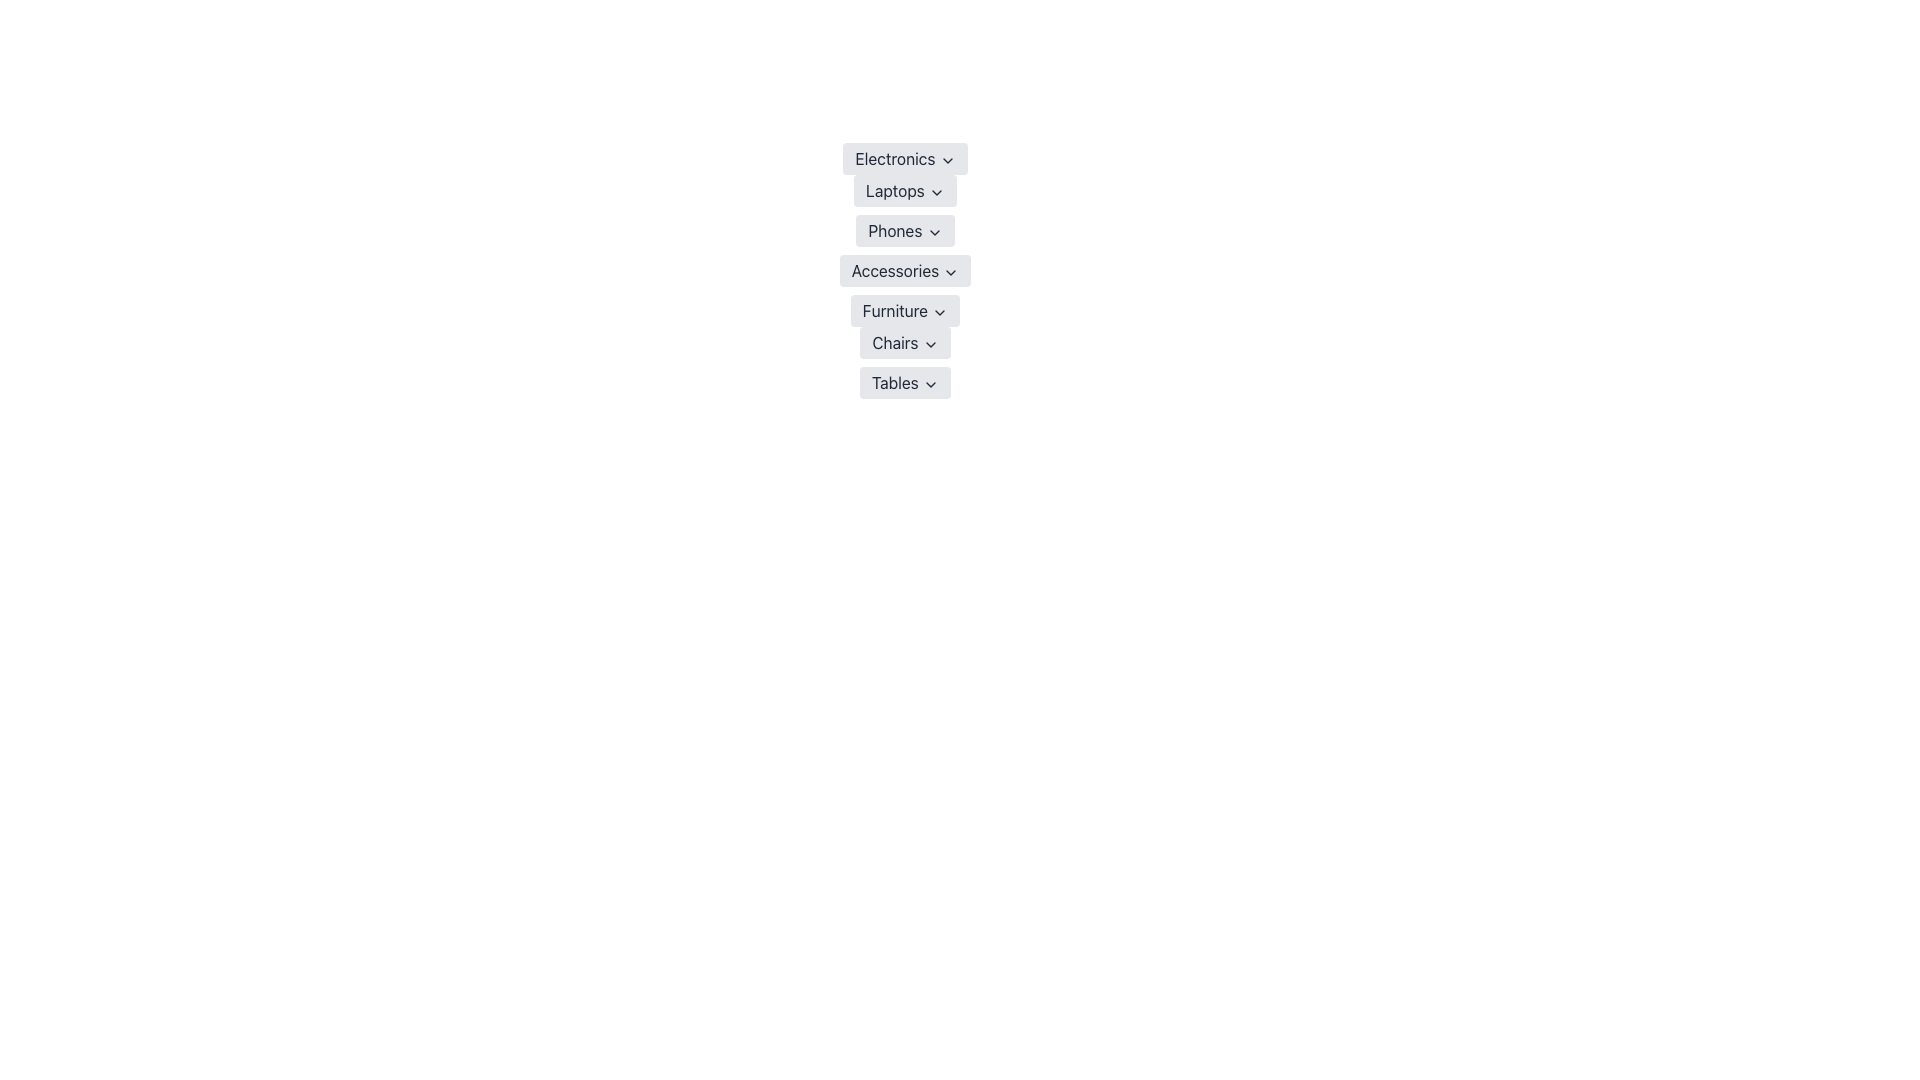 This screenshot has height=1080, width=1920. I want to click on the 'Accessories' button, which is the fourth button in a vertical list, so click(904, 270).